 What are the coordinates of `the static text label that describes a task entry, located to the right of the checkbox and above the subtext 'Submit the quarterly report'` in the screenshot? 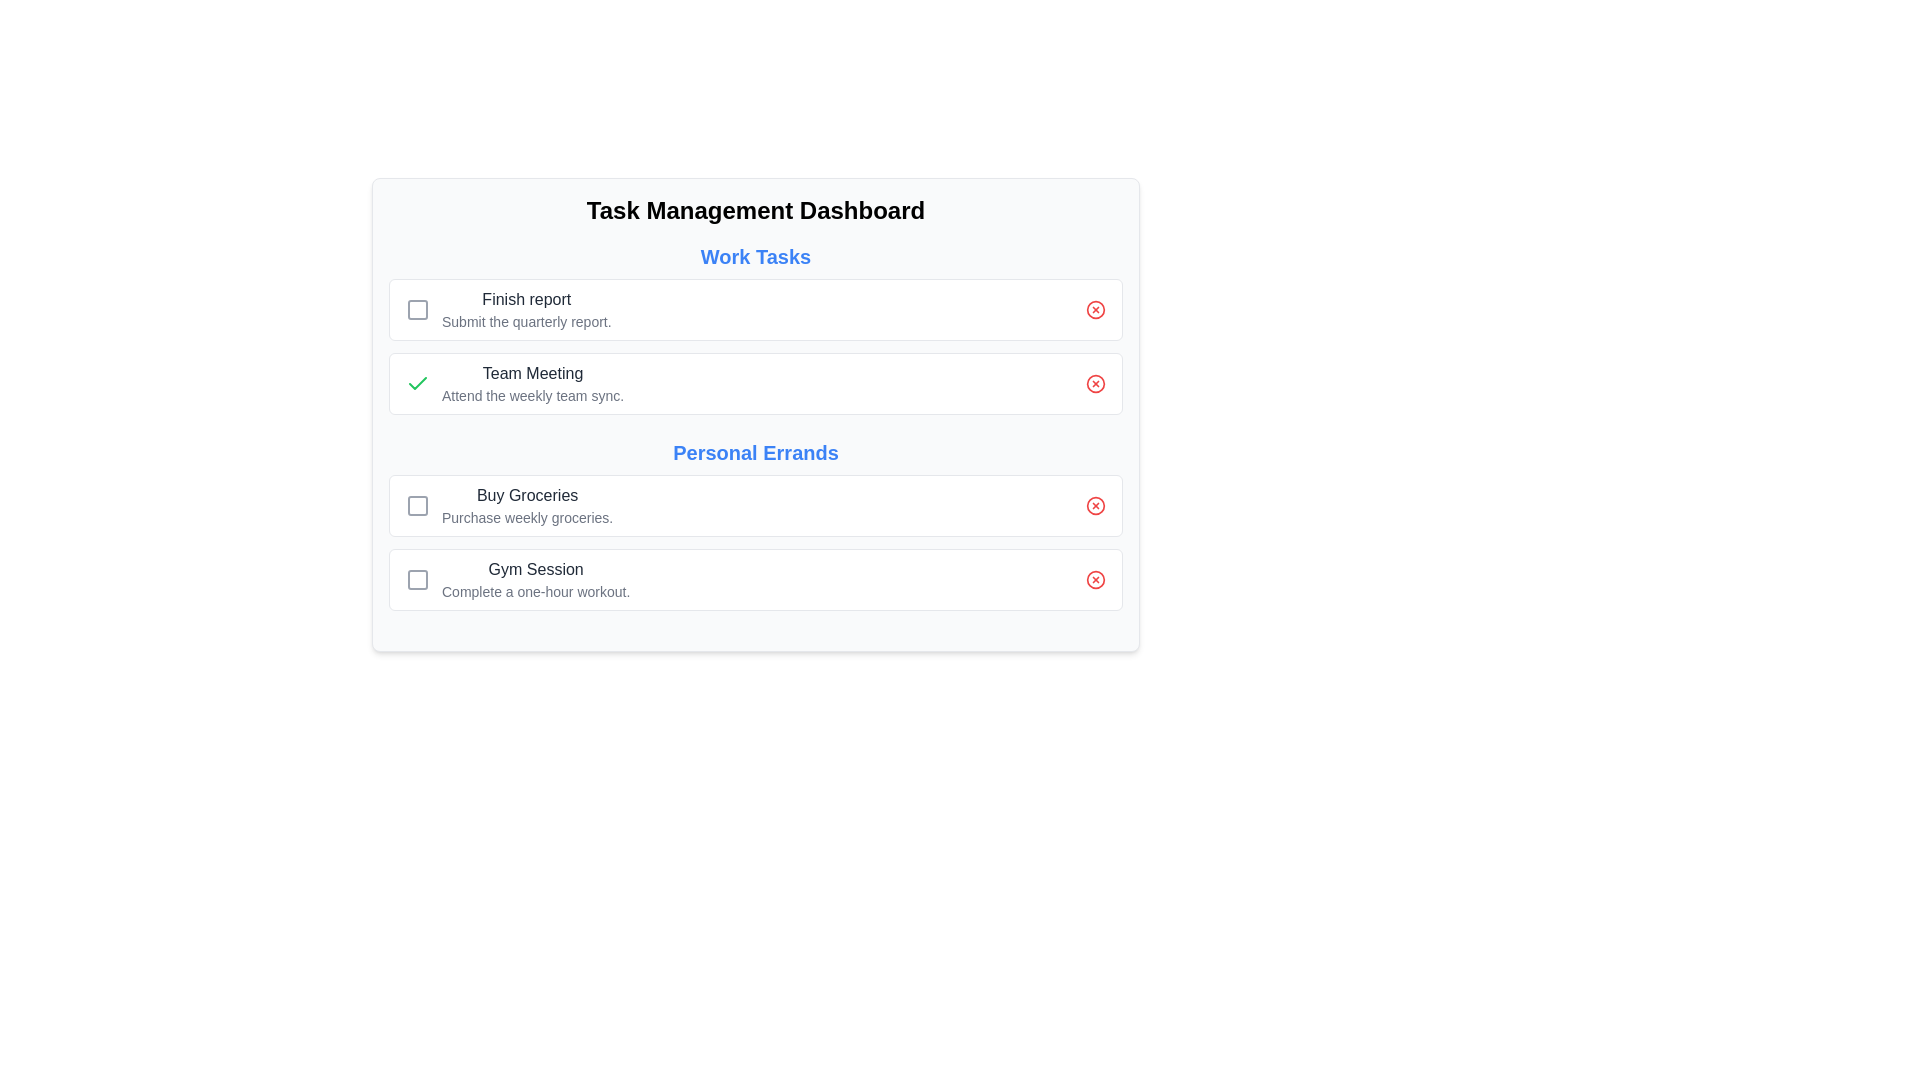 It's located at (526, 300).